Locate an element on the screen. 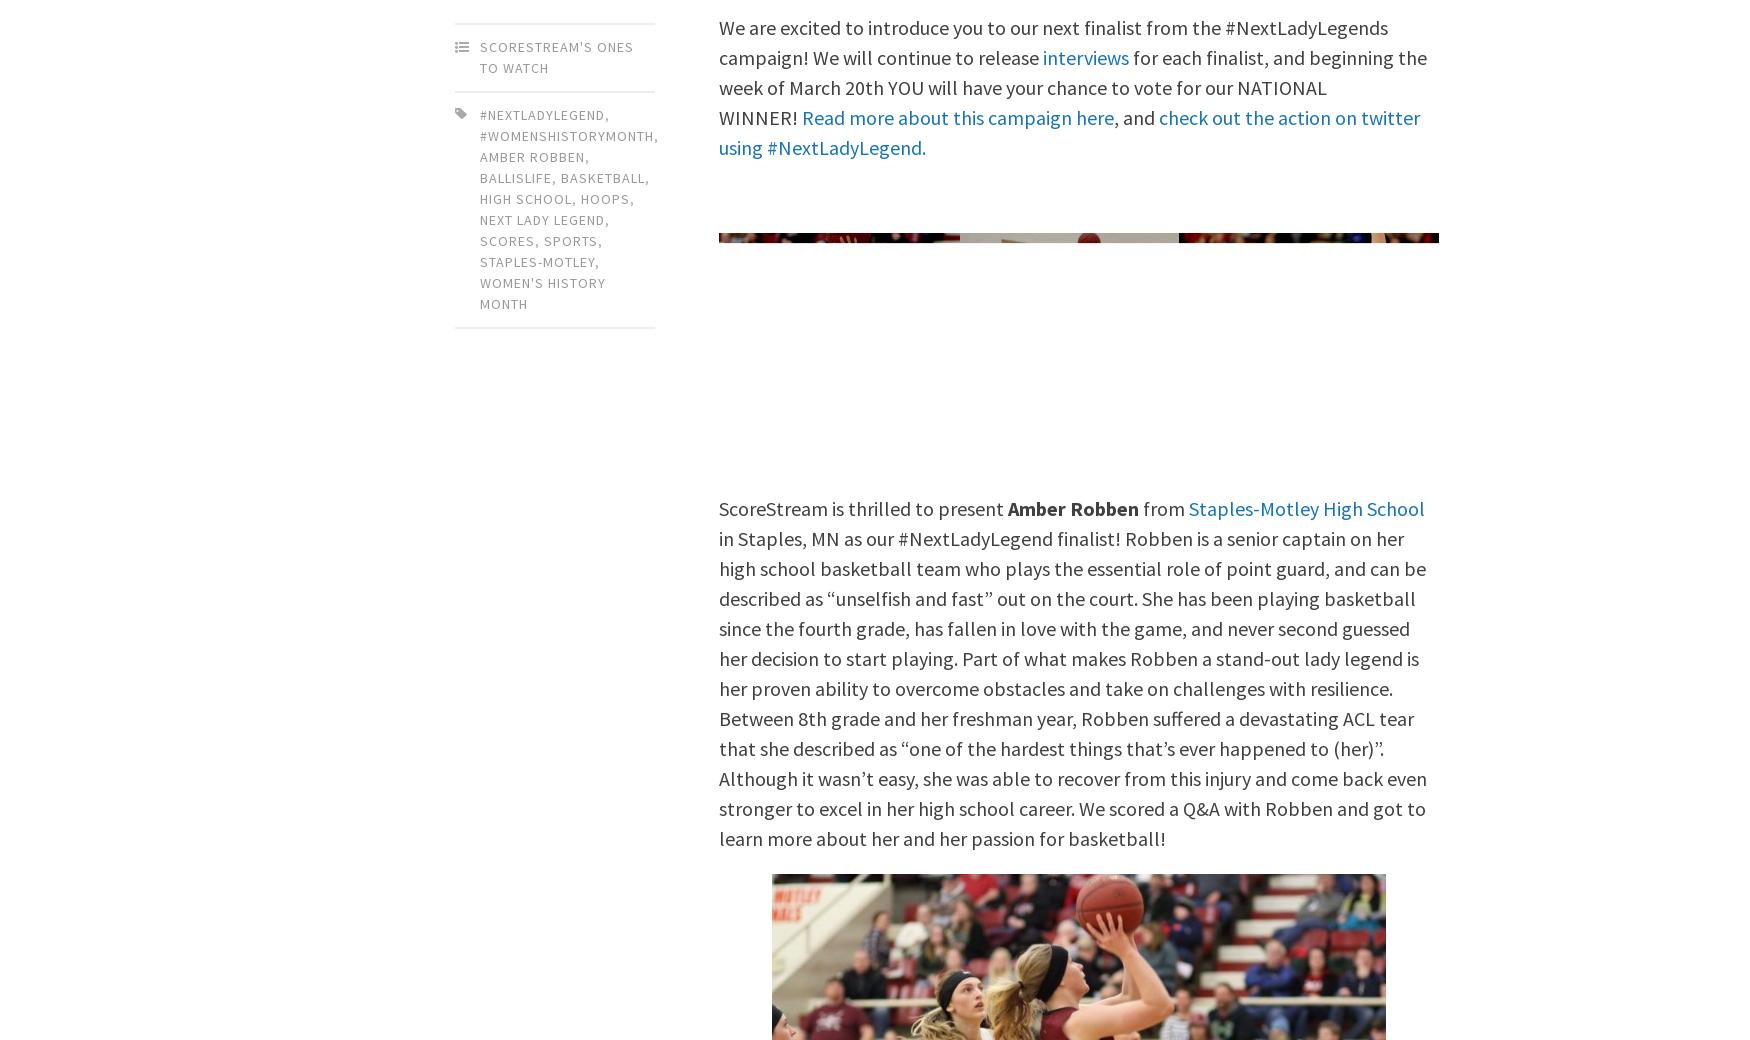  ', and' is located at coordinates (1135, 115).